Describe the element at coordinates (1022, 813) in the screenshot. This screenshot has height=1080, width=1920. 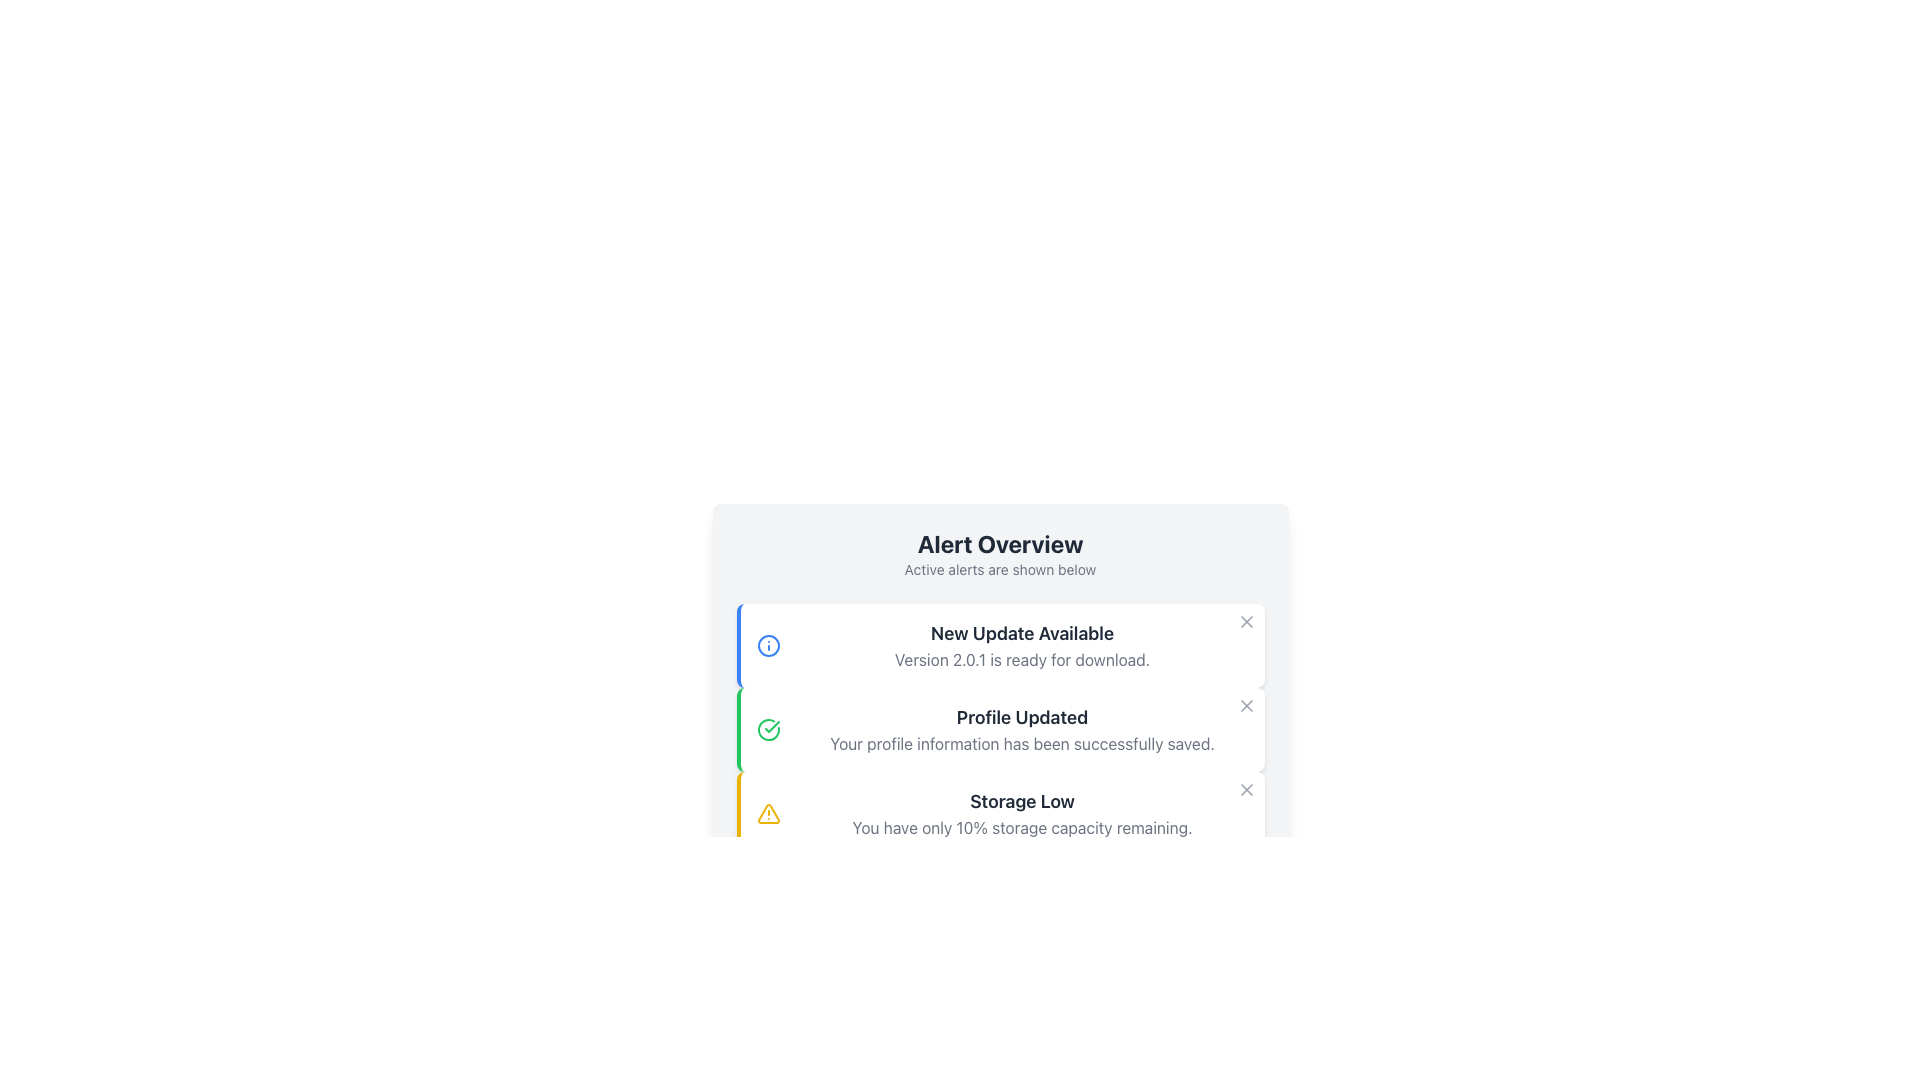
I see `warning text from the 'Storage Low' notification text block, which includes the heading and description about low storage capacity` at that location.